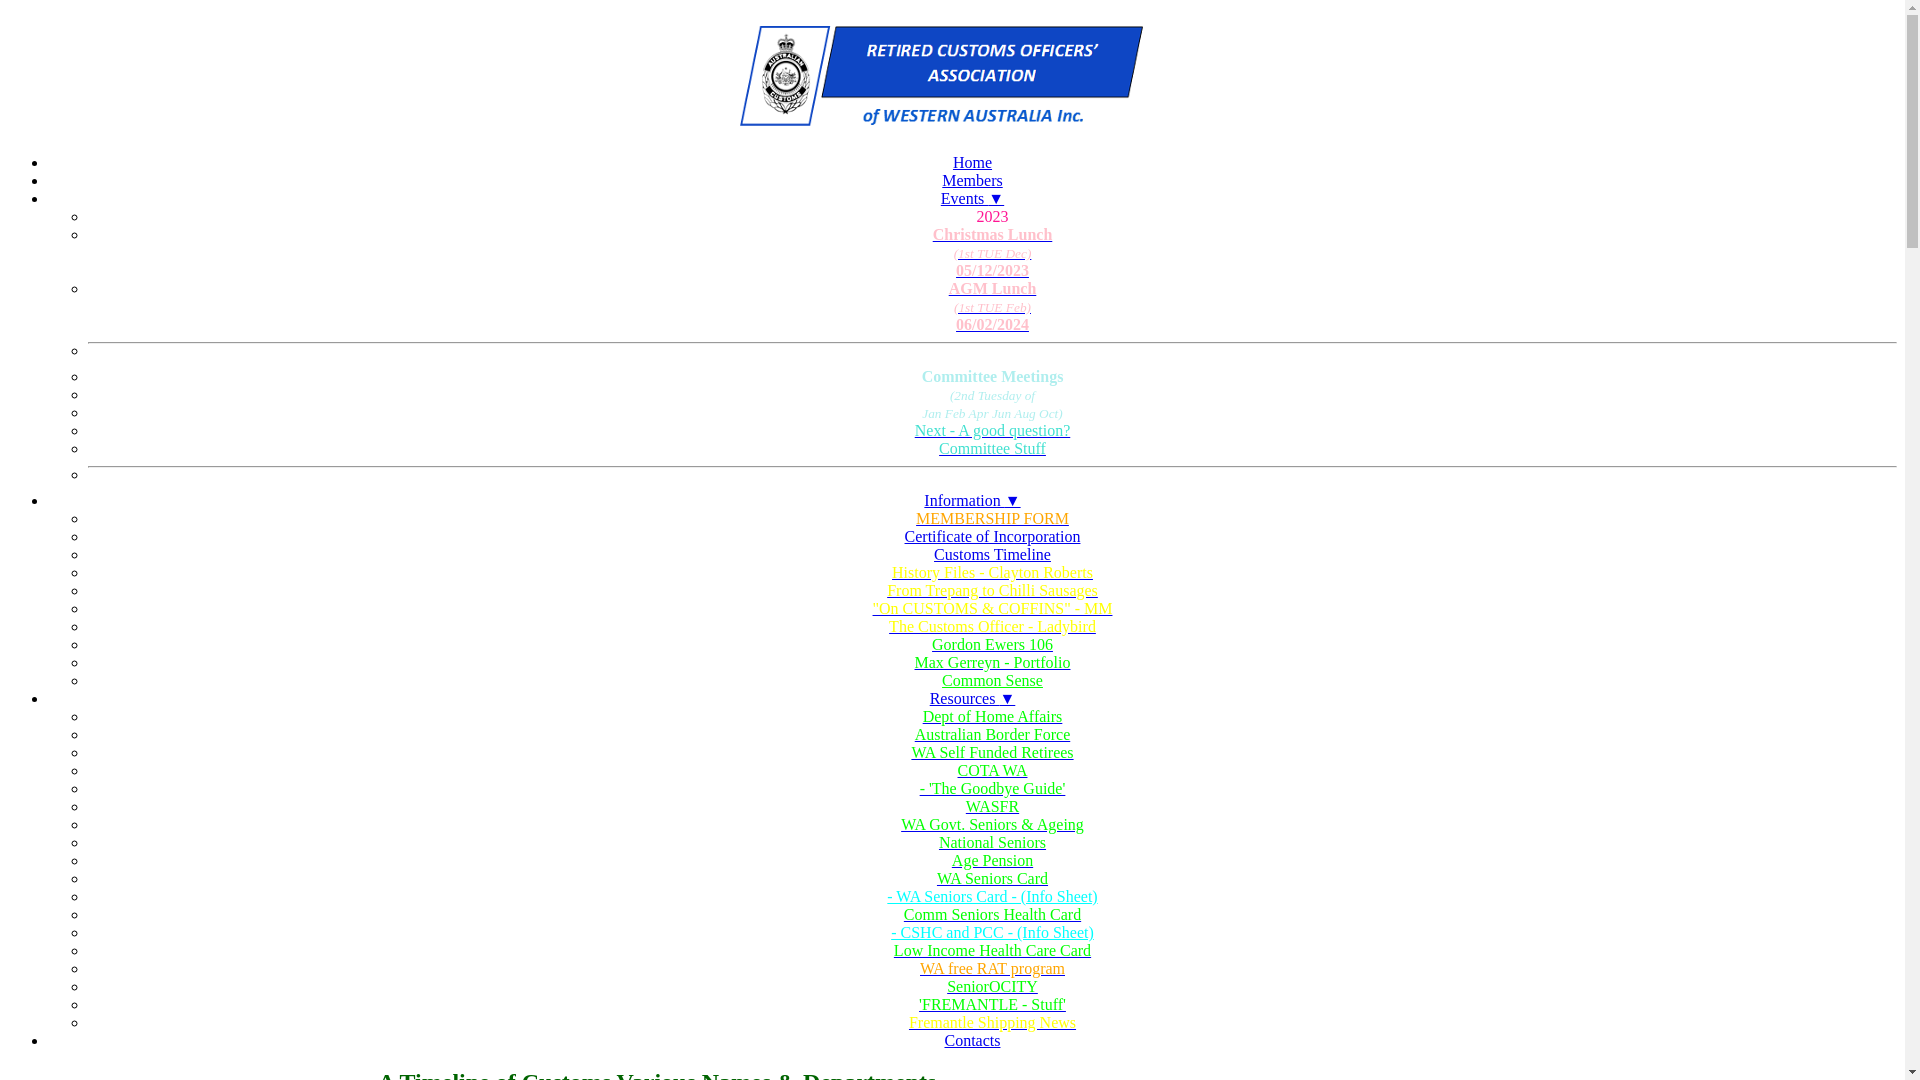 The width and height of the screenshot is (1920, 1080). I want to click on 'Australian Border Force', so click(992, 735).